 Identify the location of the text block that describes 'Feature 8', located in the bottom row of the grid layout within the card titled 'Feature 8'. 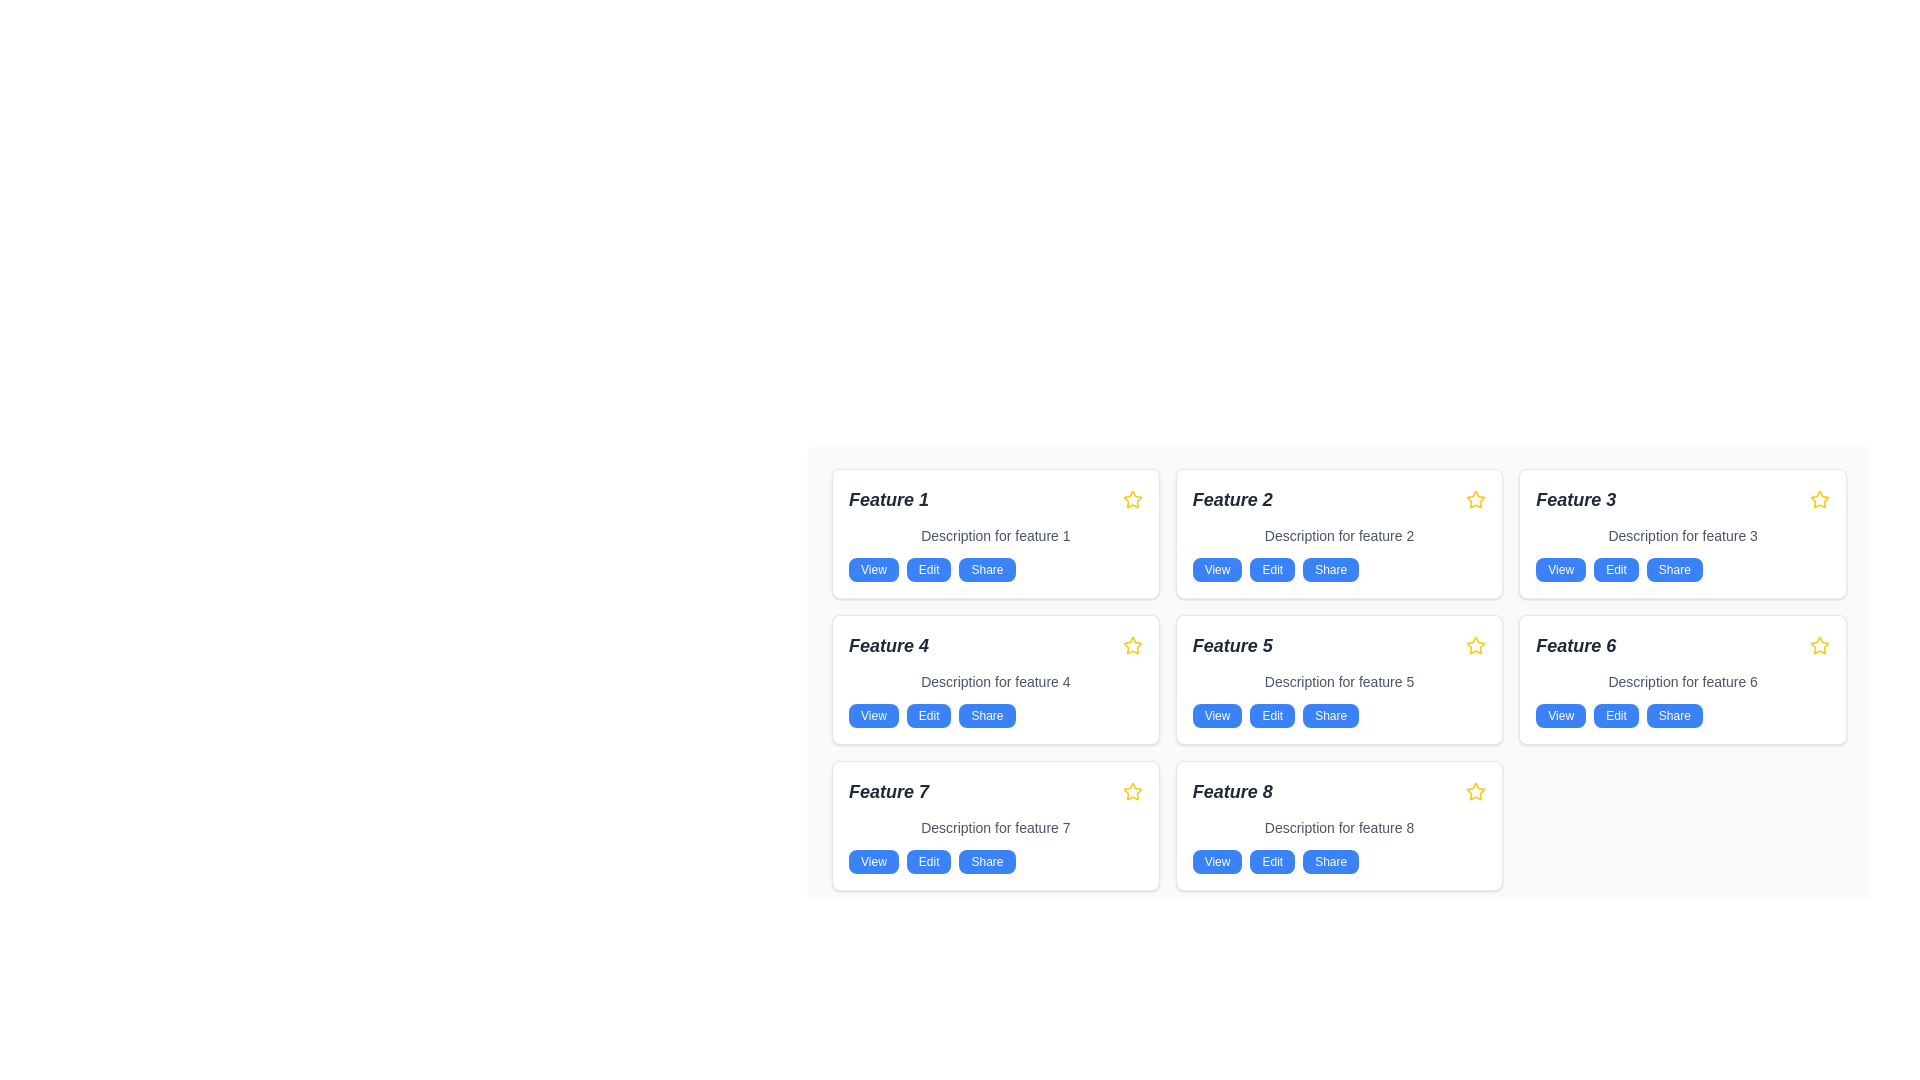
(1339, 828).